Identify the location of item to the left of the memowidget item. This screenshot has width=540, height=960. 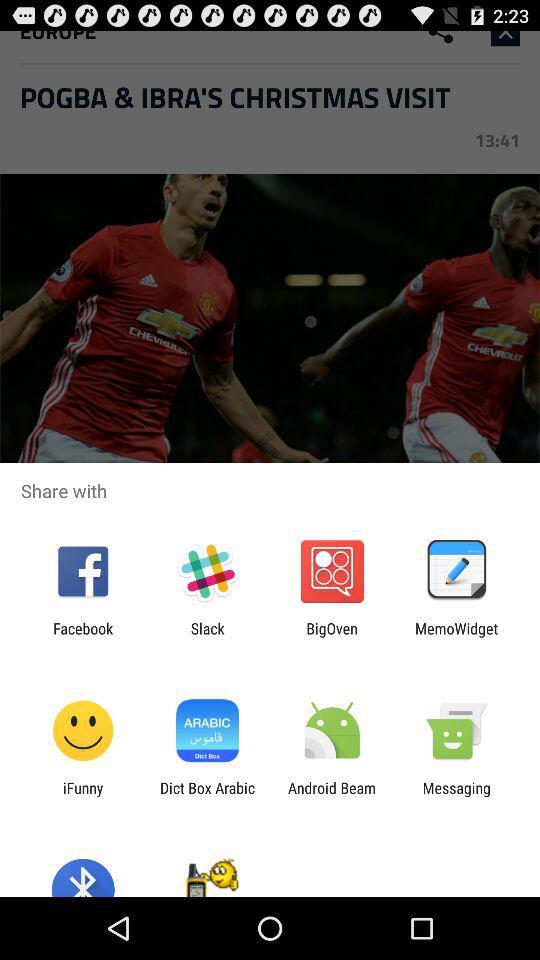
(332, 636).